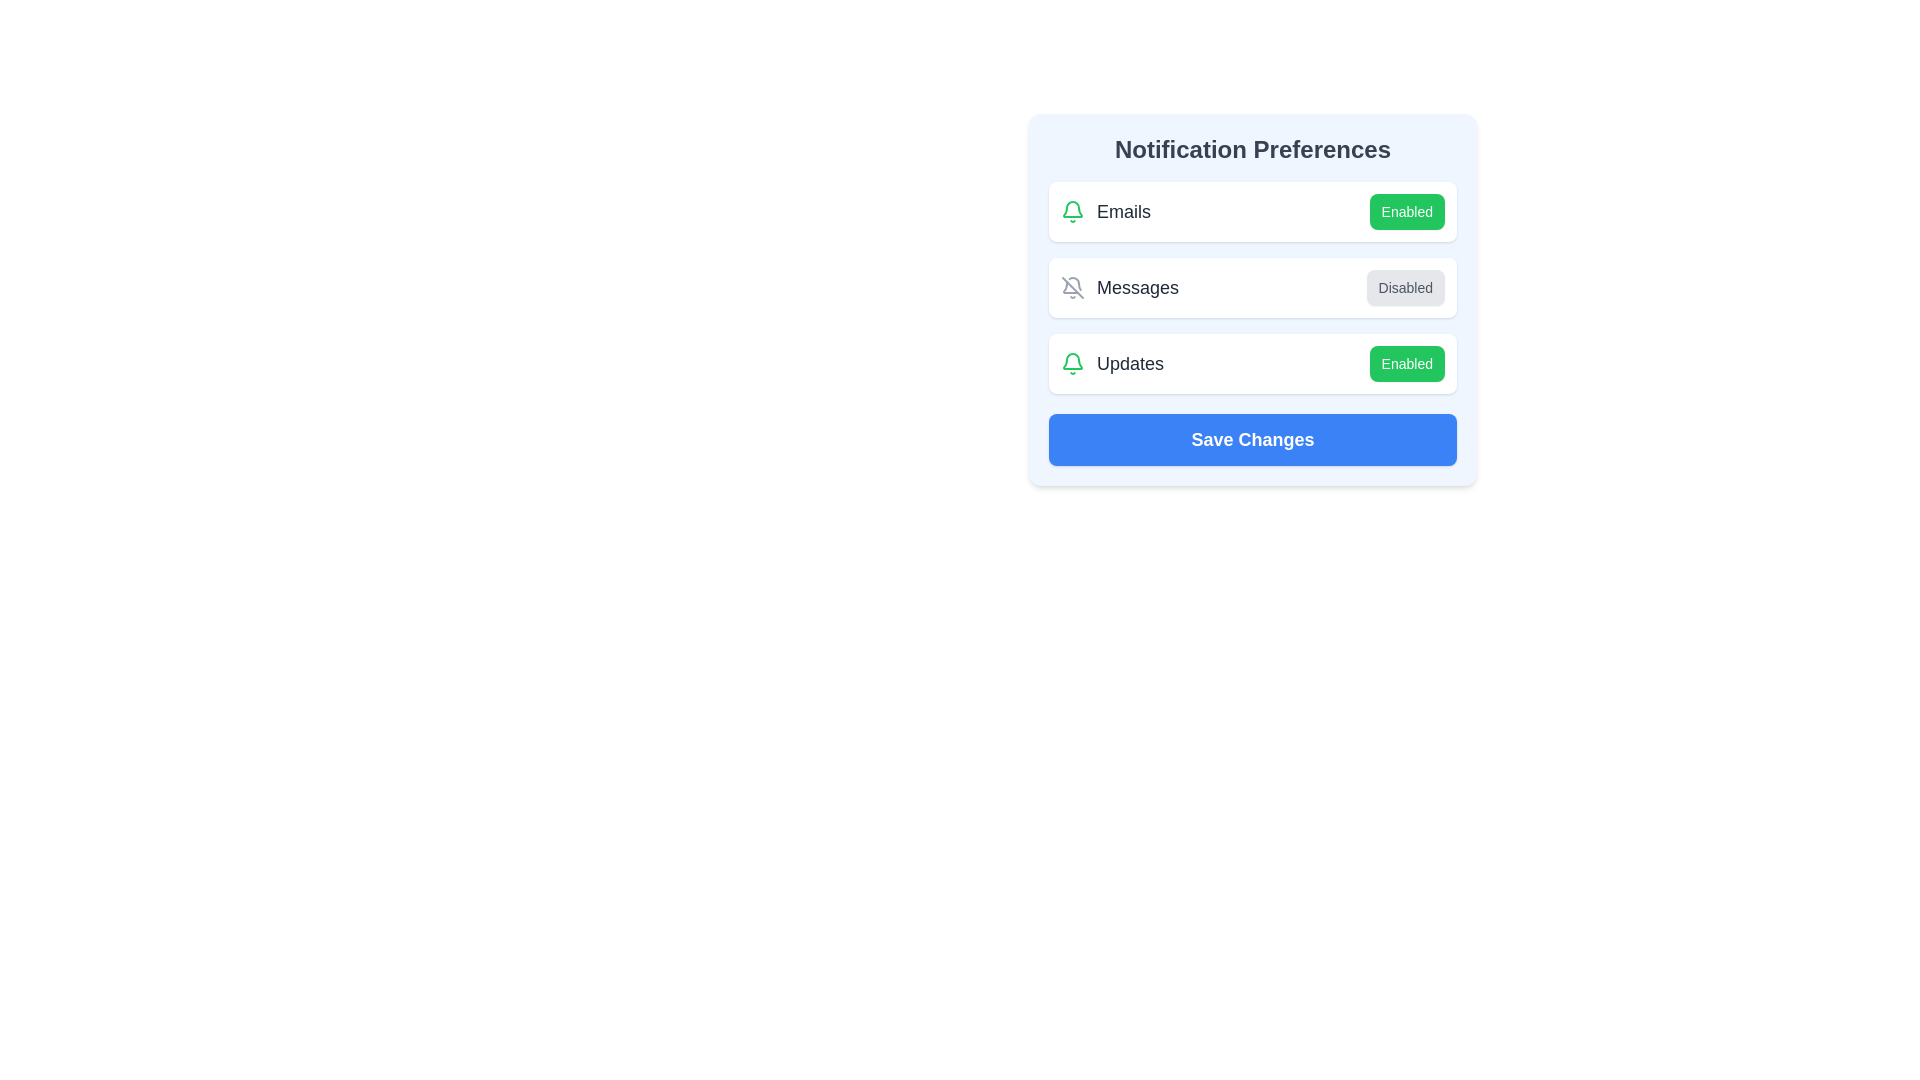 The width and height of the screenshot is (1920, 1080). What do you see at coordinates (1405, 363) in the screenshot?
I see `the 'Enabled' button for 'Updates' to toggle its state` at bounding box center [1405, 363].